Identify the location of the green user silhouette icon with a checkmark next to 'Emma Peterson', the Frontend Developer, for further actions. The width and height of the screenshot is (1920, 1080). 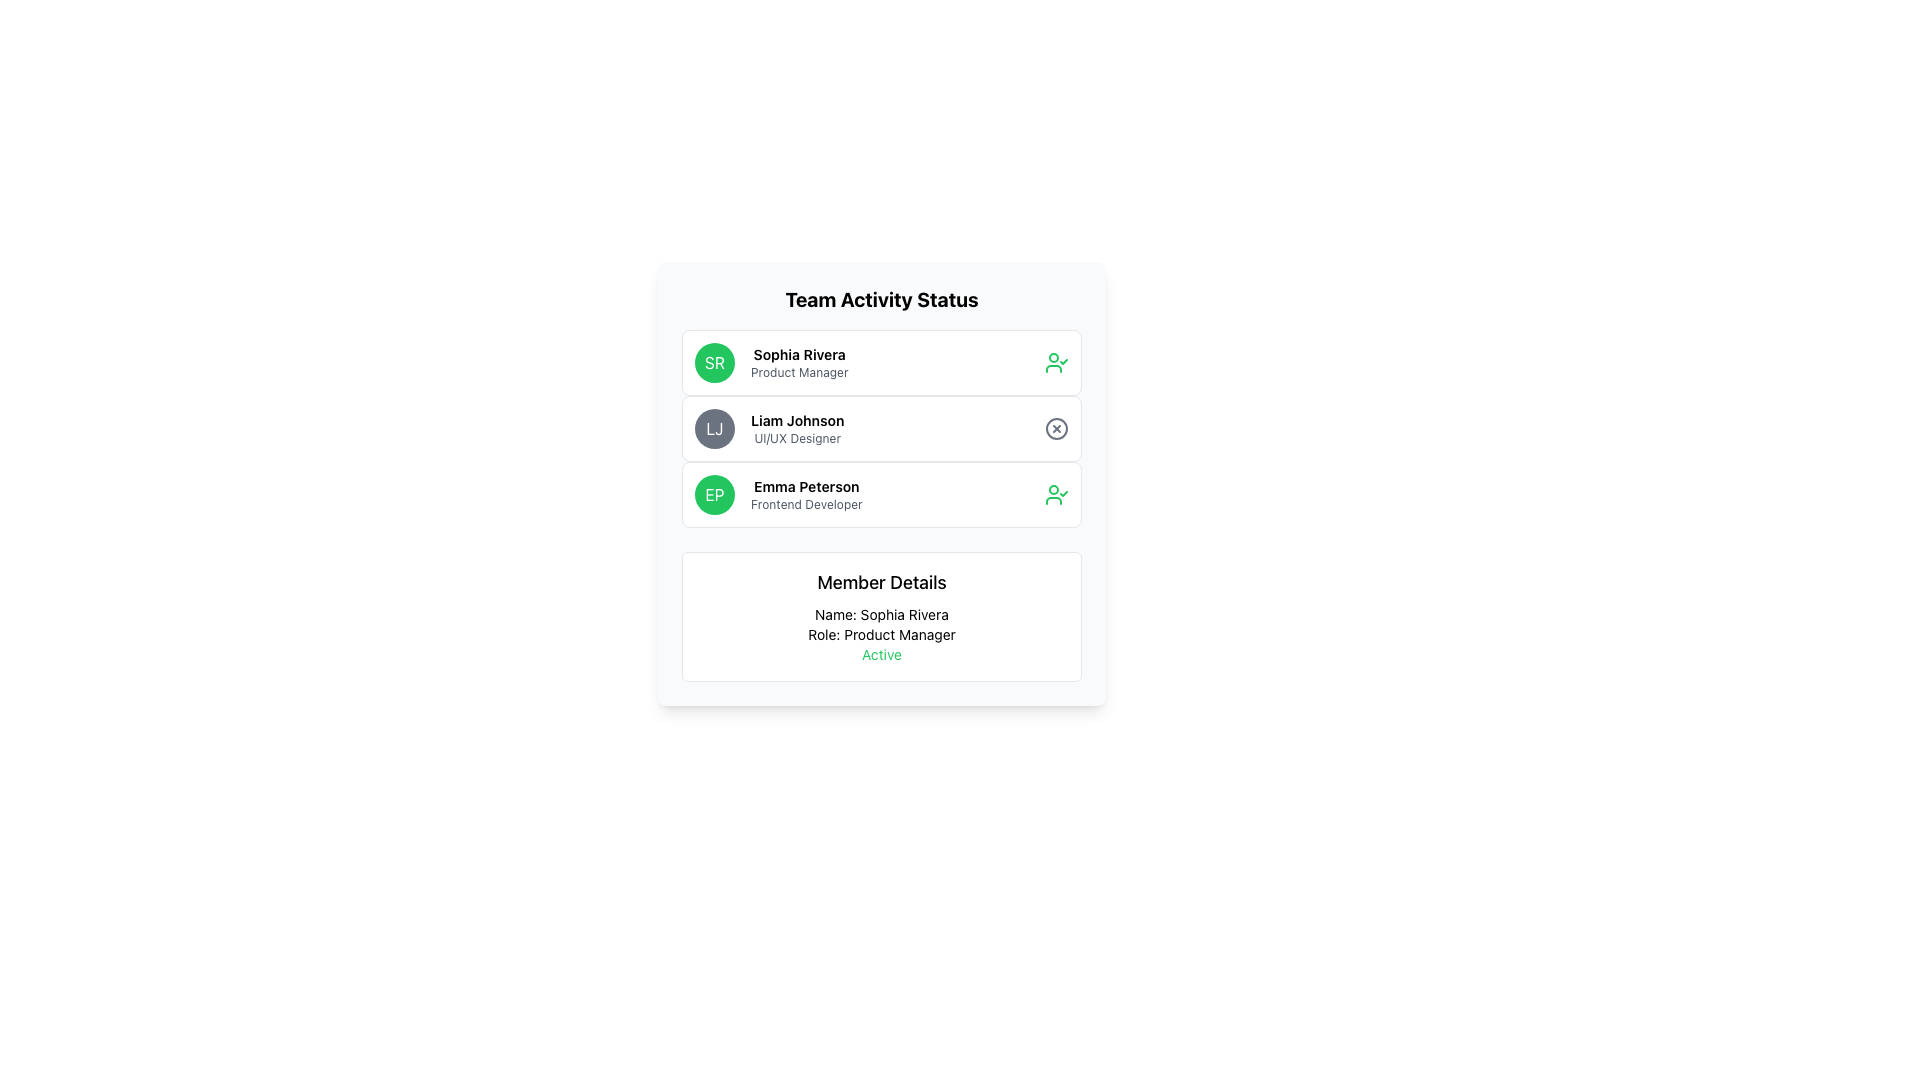
(1055, 494).